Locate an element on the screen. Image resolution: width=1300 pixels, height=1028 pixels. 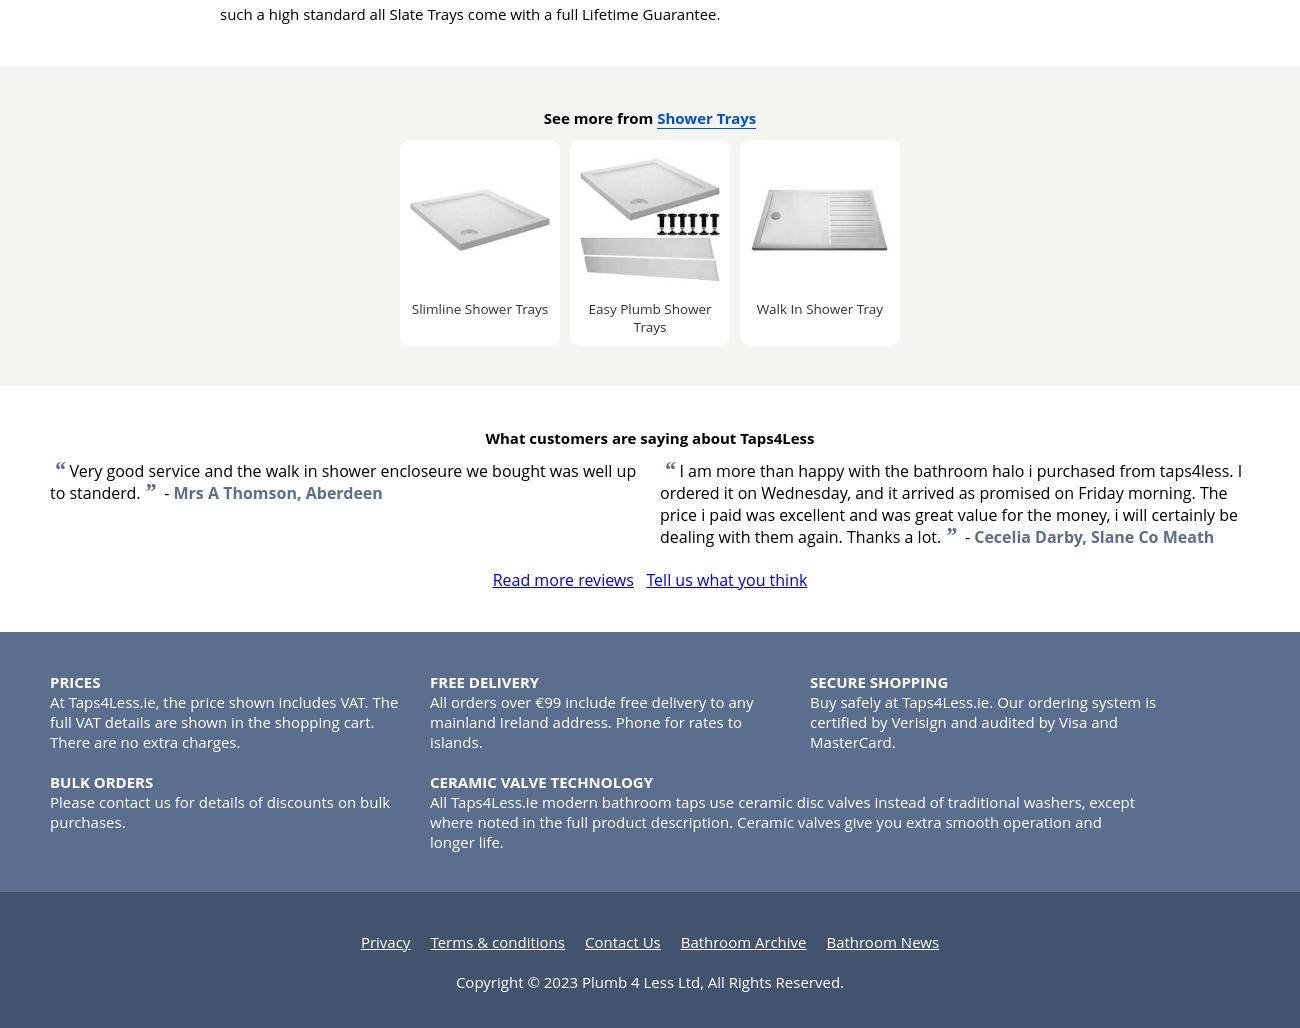
'At Taps4Less.ie, the price shown includes VAT. The full VAT details are shown in the shopping cart. There are no extra charges.' is located at coordinates (49, 720).